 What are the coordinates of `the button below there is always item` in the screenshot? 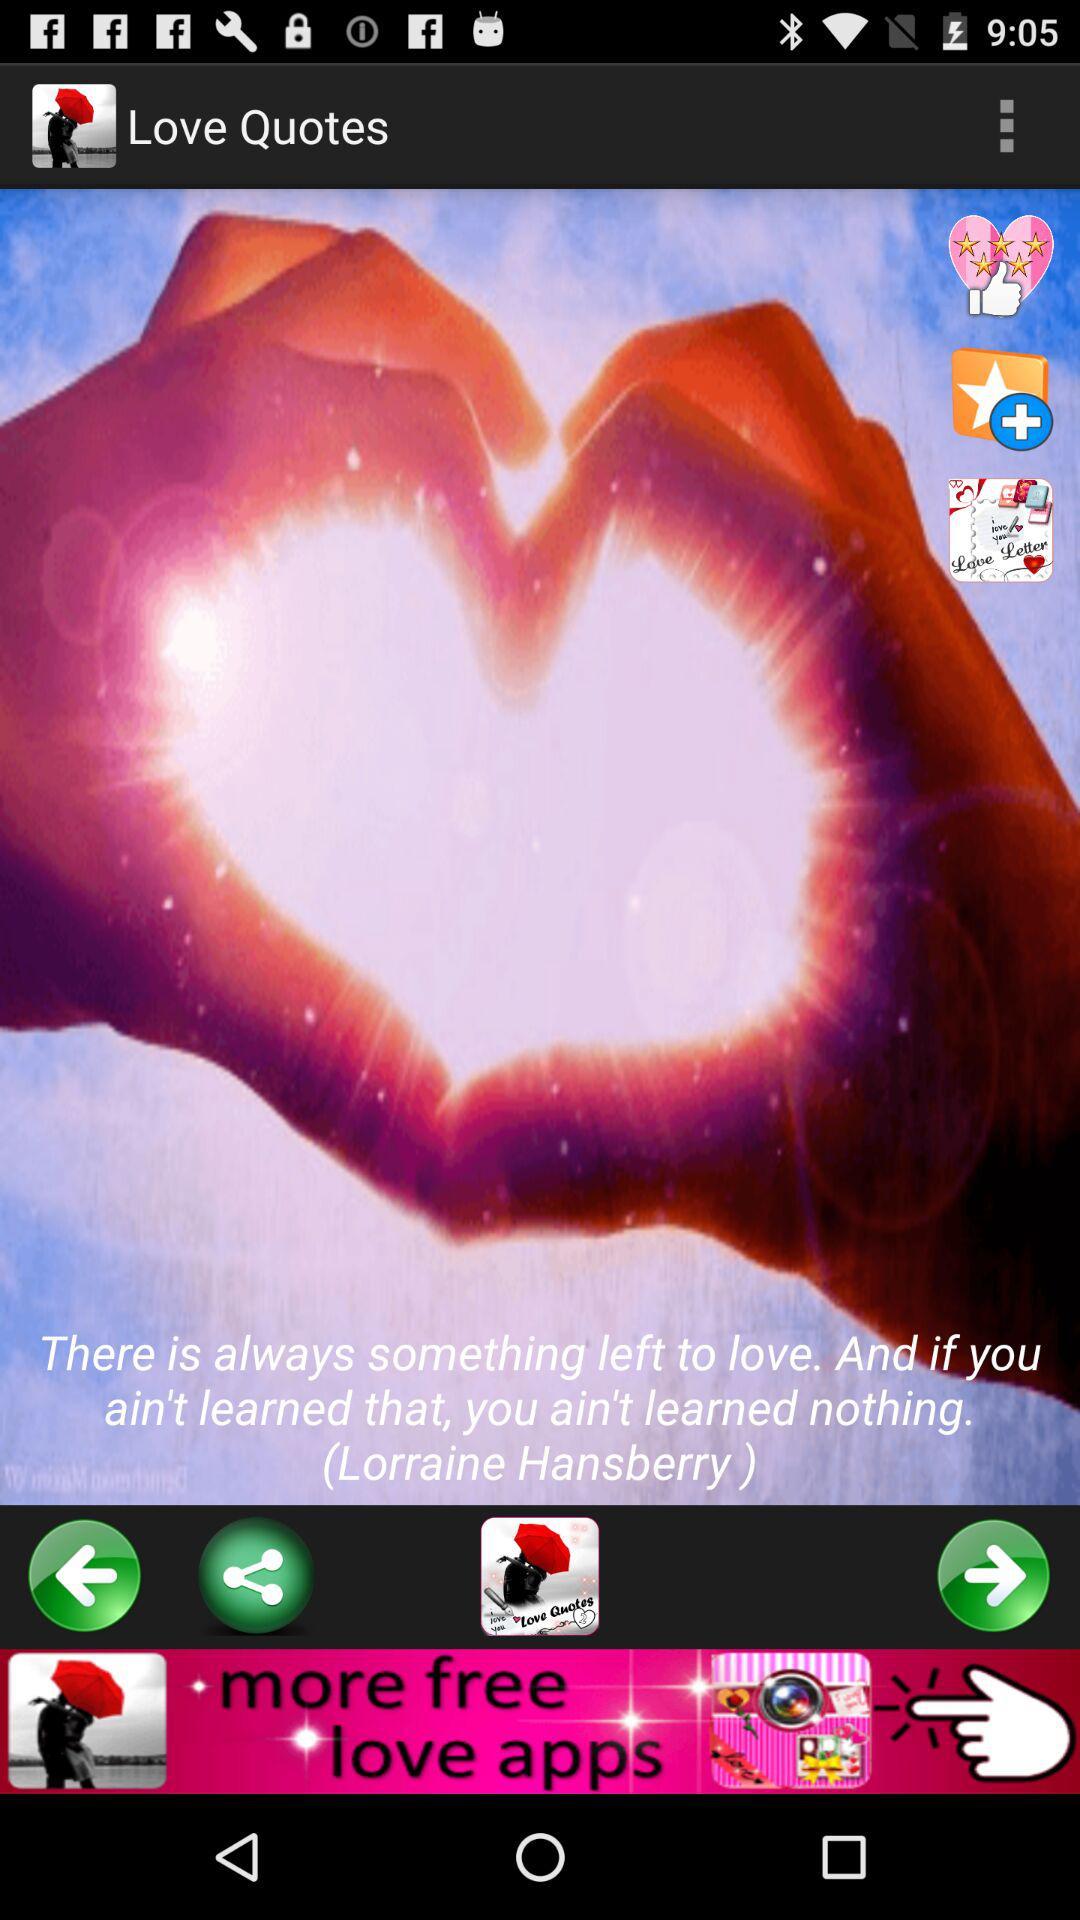 It's located at (540, 1575).